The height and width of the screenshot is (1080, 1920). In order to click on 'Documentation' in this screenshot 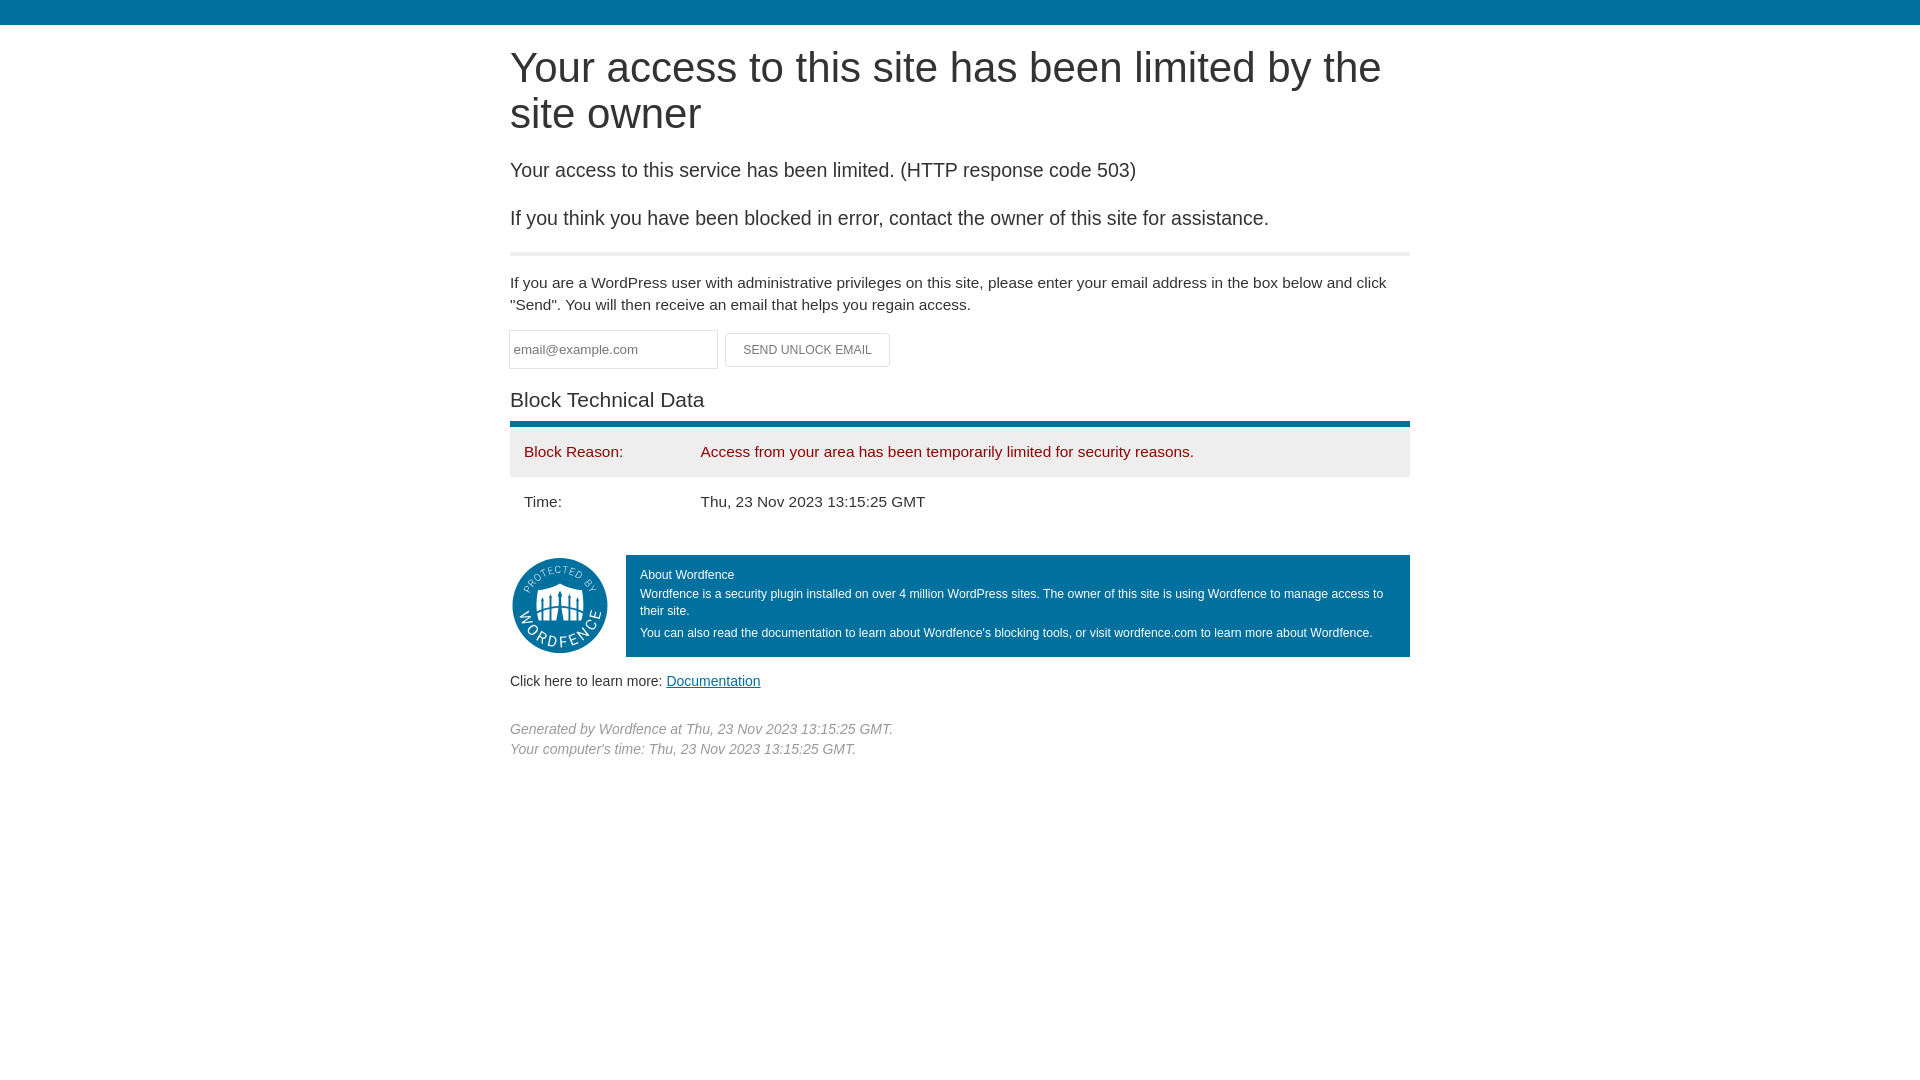, I will do `click(713, 680)`.